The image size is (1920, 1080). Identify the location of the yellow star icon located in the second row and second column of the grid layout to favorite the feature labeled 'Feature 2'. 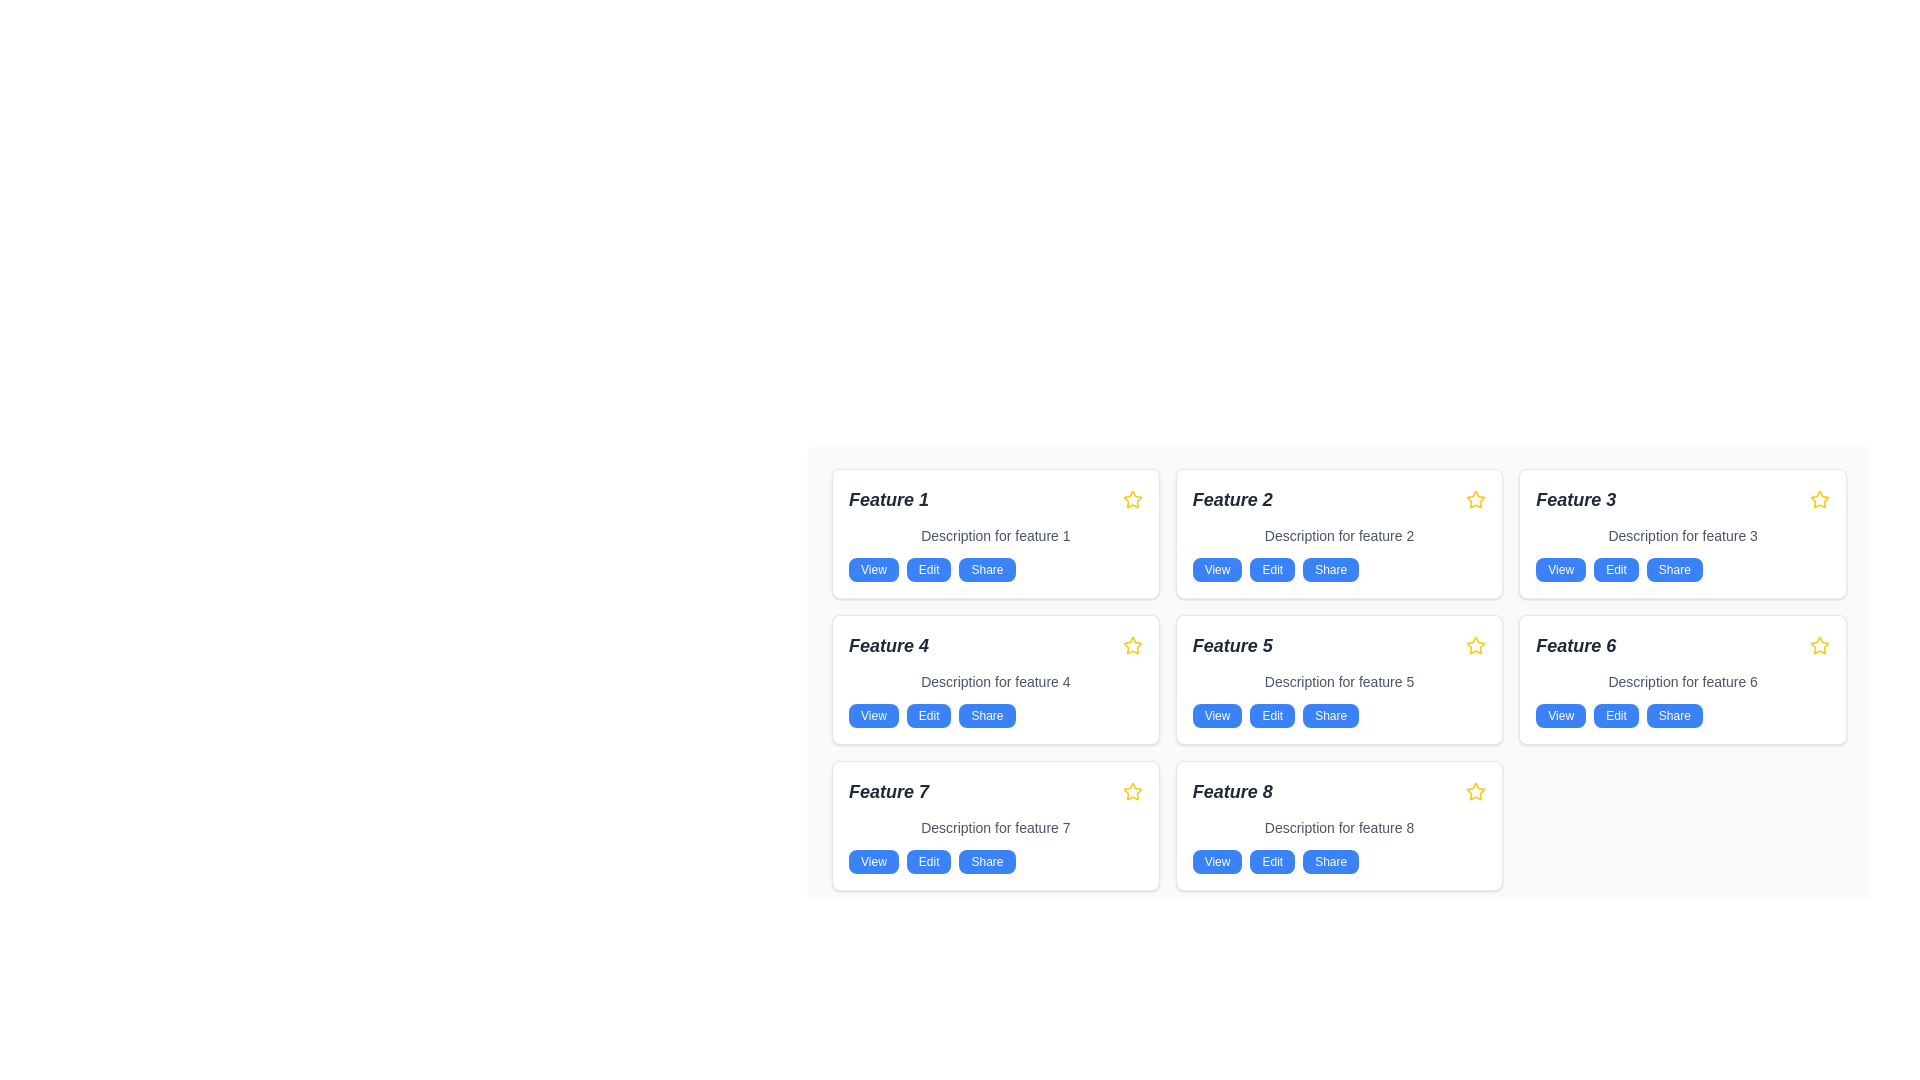
(1476, 498).